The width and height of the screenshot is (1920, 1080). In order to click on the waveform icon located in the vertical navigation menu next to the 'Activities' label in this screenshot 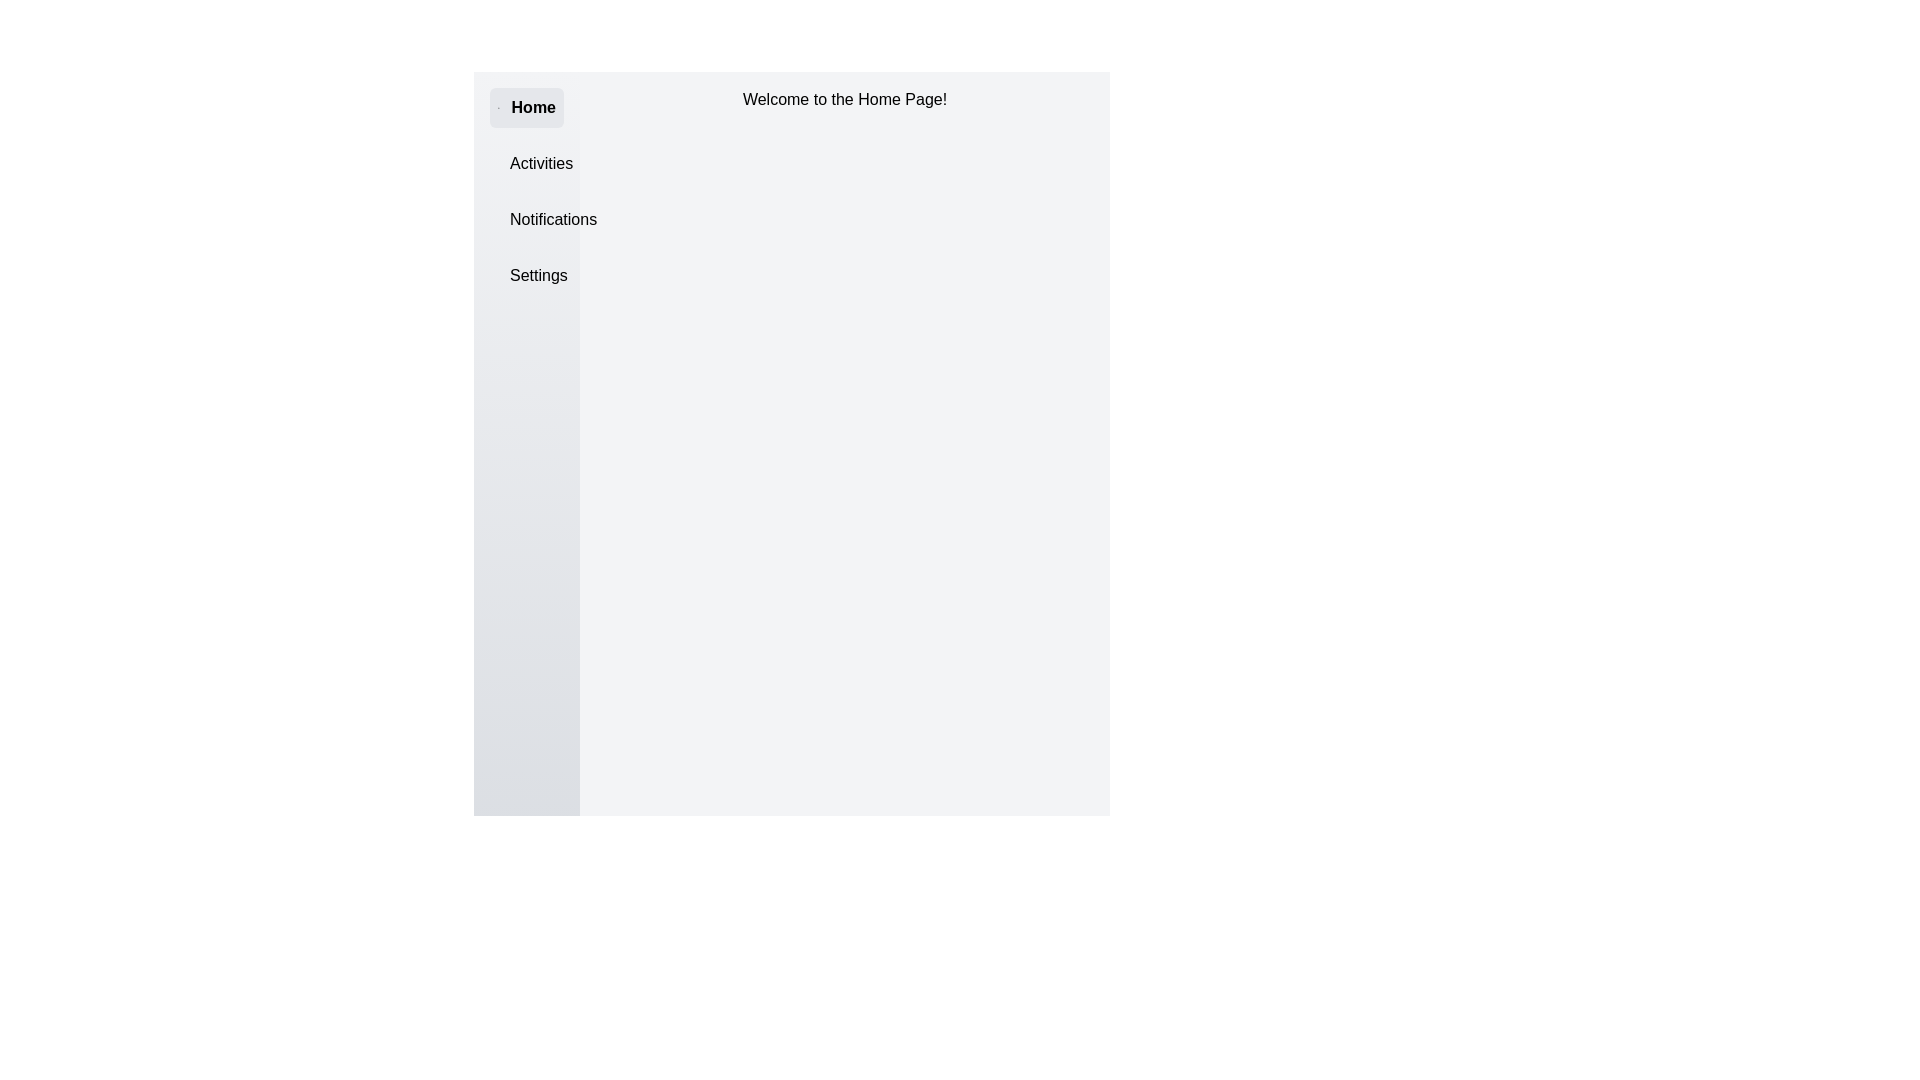, I will do `click(509, 163)`.